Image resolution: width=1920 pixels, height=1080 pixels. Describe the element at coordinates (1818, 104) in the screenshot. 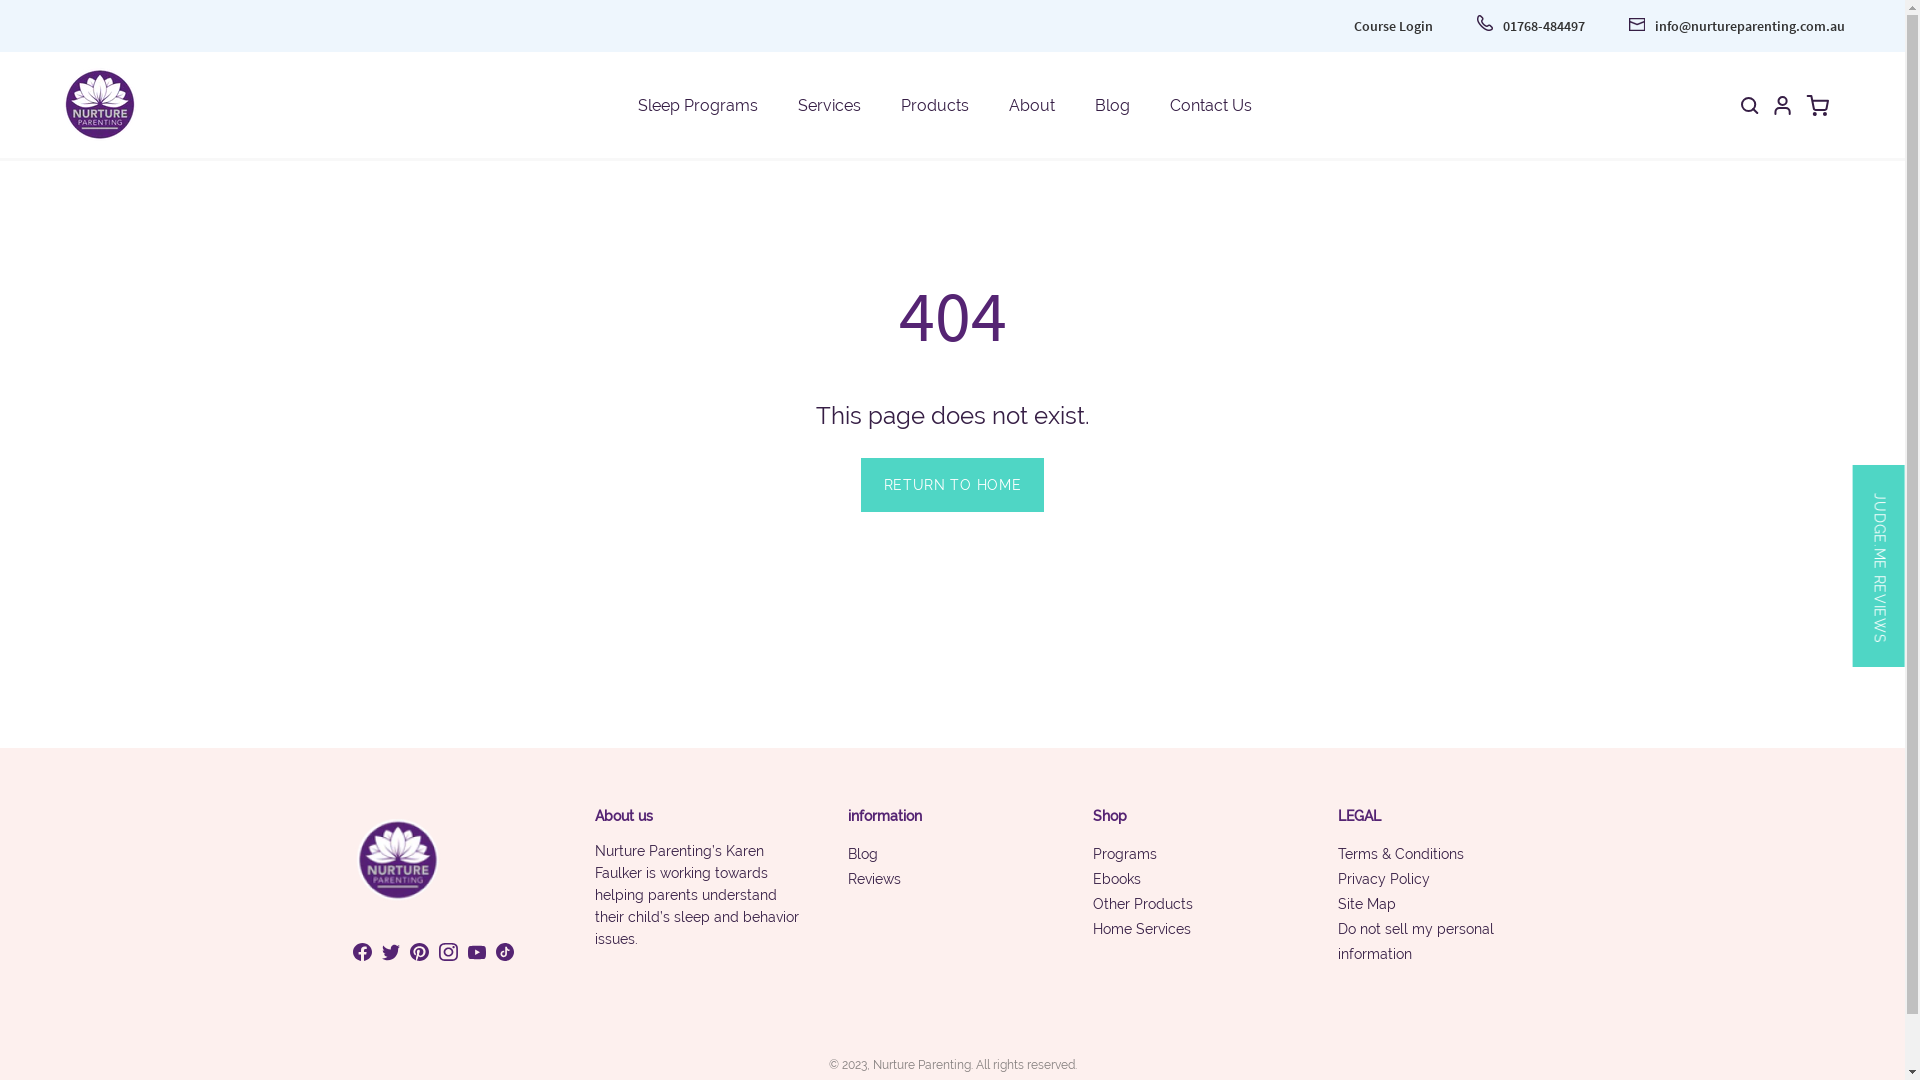

I see `'Open cart'` at that location.